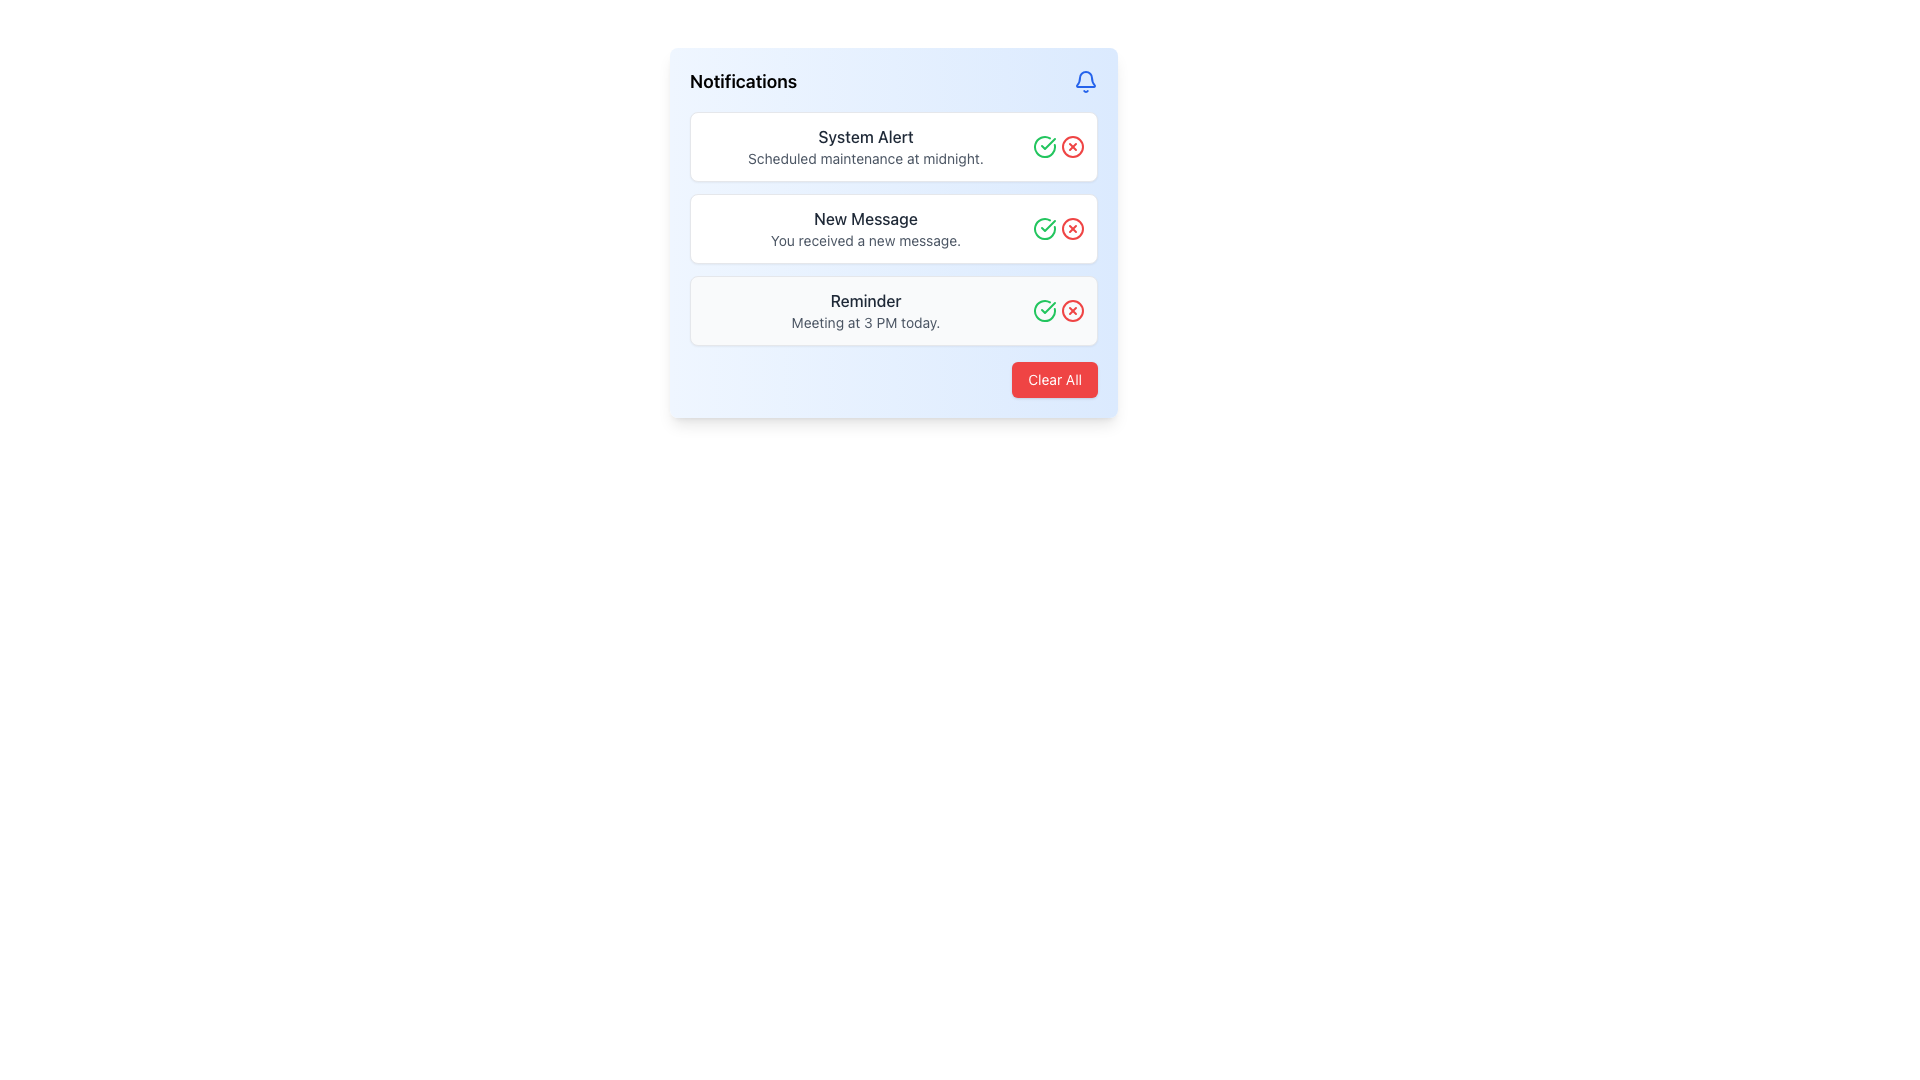 This screenshot has height=1080, width=1920. I want to click on the green checkmark icon button inside the 'System Alert' notification item, which is the leftmost icon in the group of two interactive icons on the right side of the notification entry, so click(1044, 145).